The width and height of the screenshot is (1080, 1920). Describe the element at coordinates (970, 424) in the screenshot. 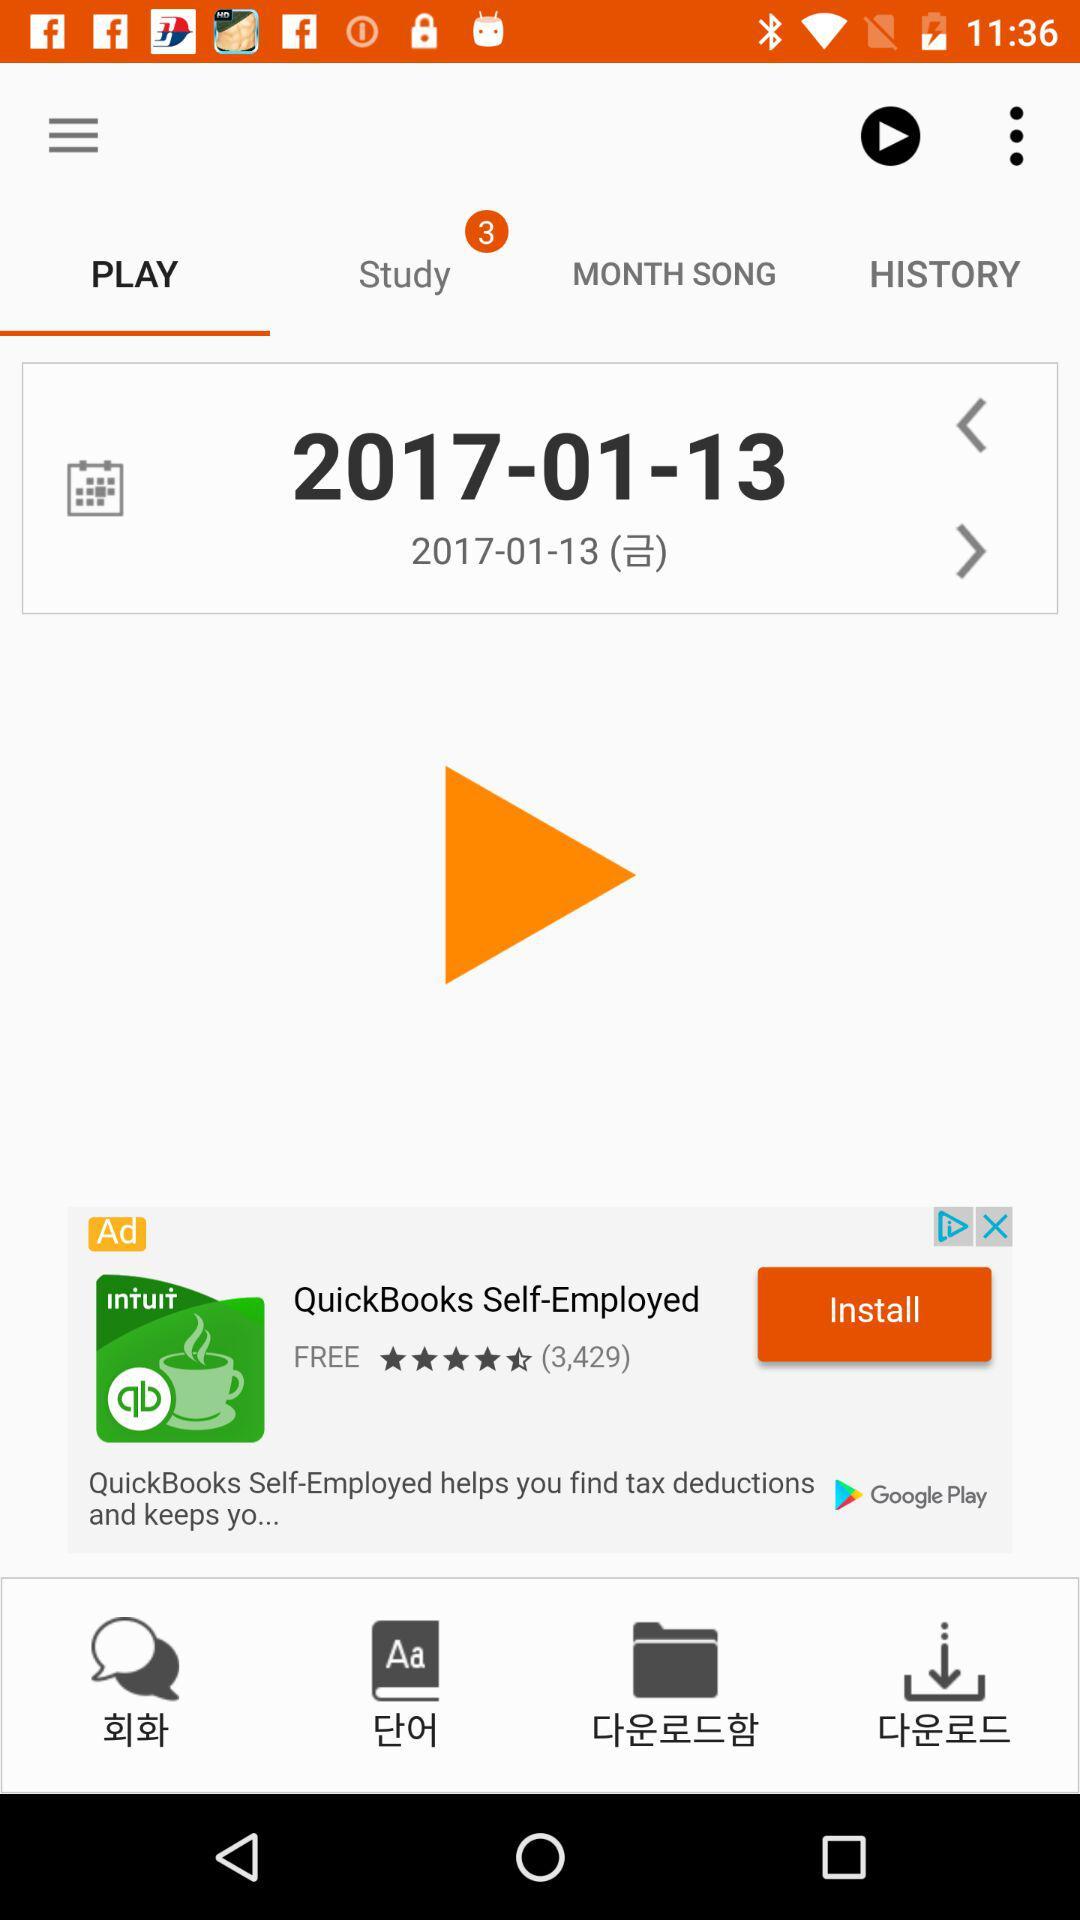

I see `back word` at that location.